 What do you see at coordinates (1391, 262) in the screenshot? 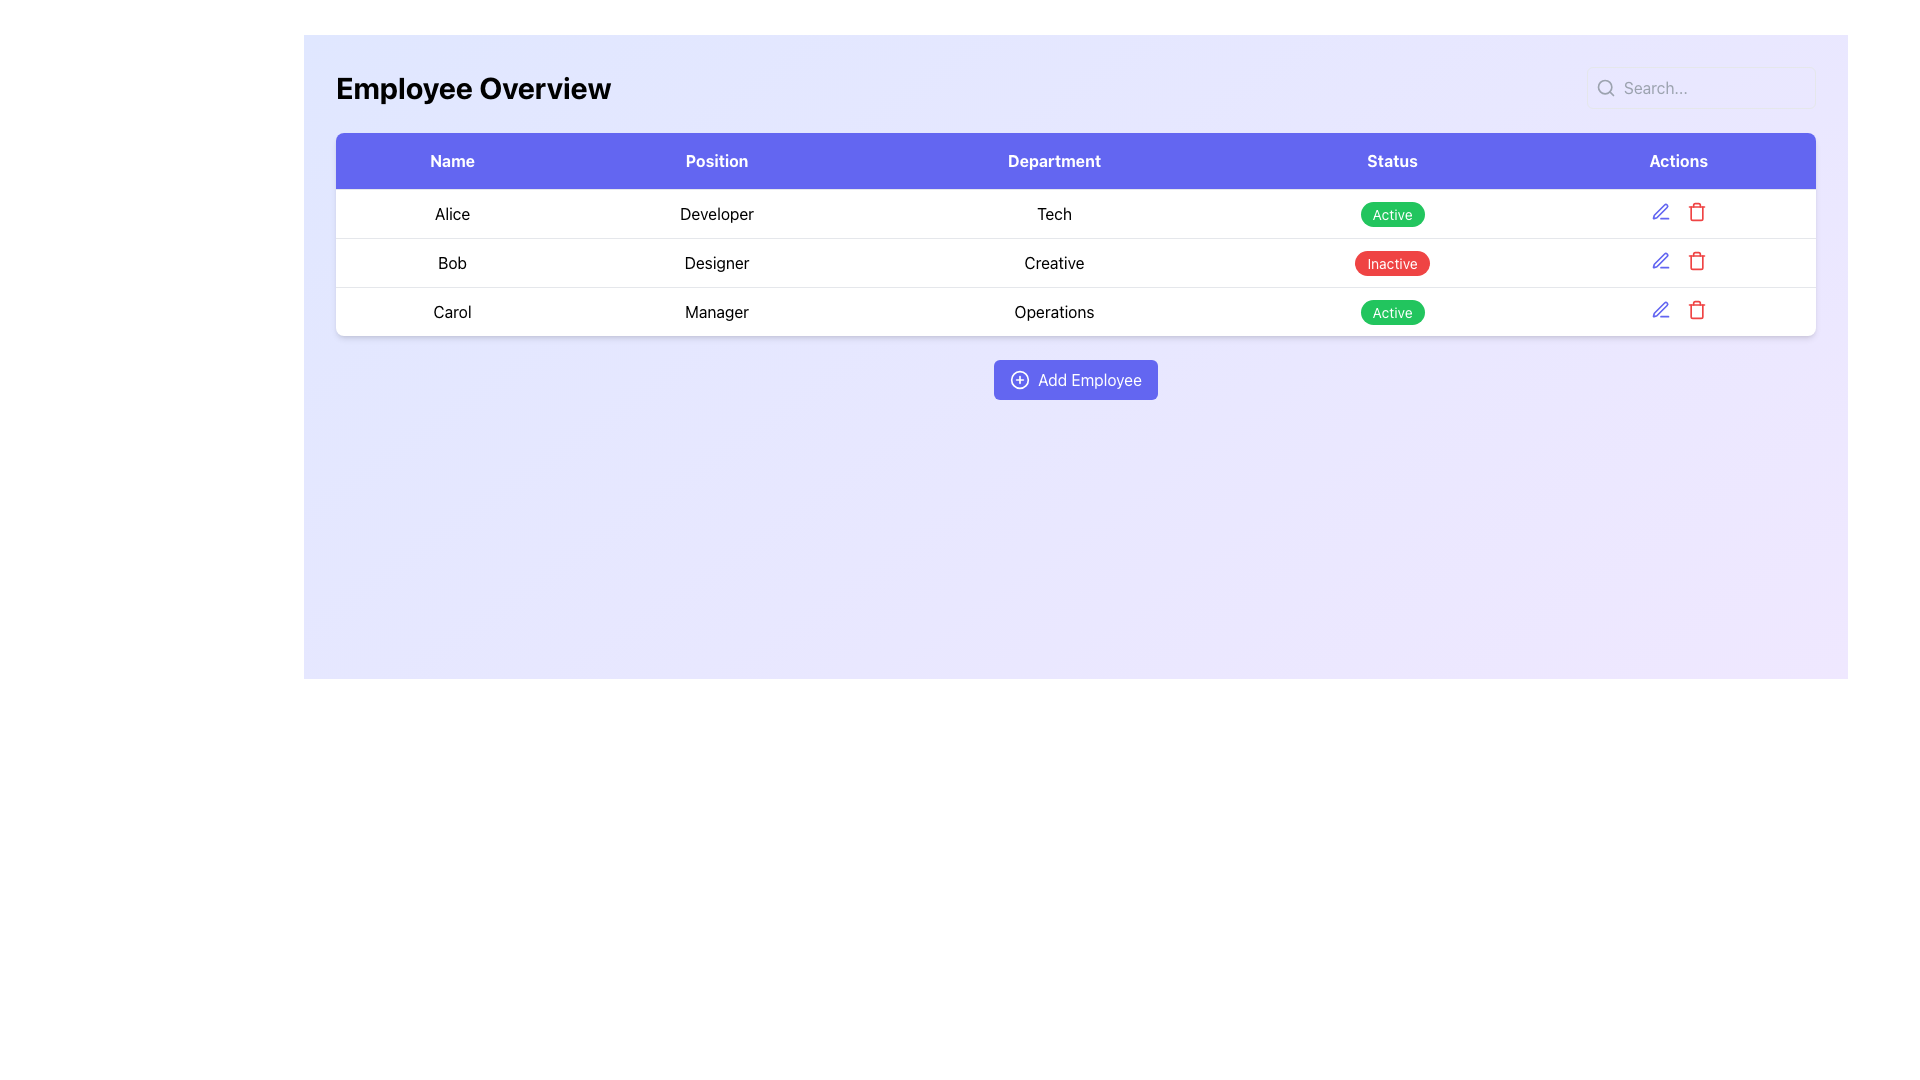
I see `the 'Inactive' status badge for the entity 'Bob' in the Status column of the table, which serves an informational purpose` at bounding box center [1391, 262].